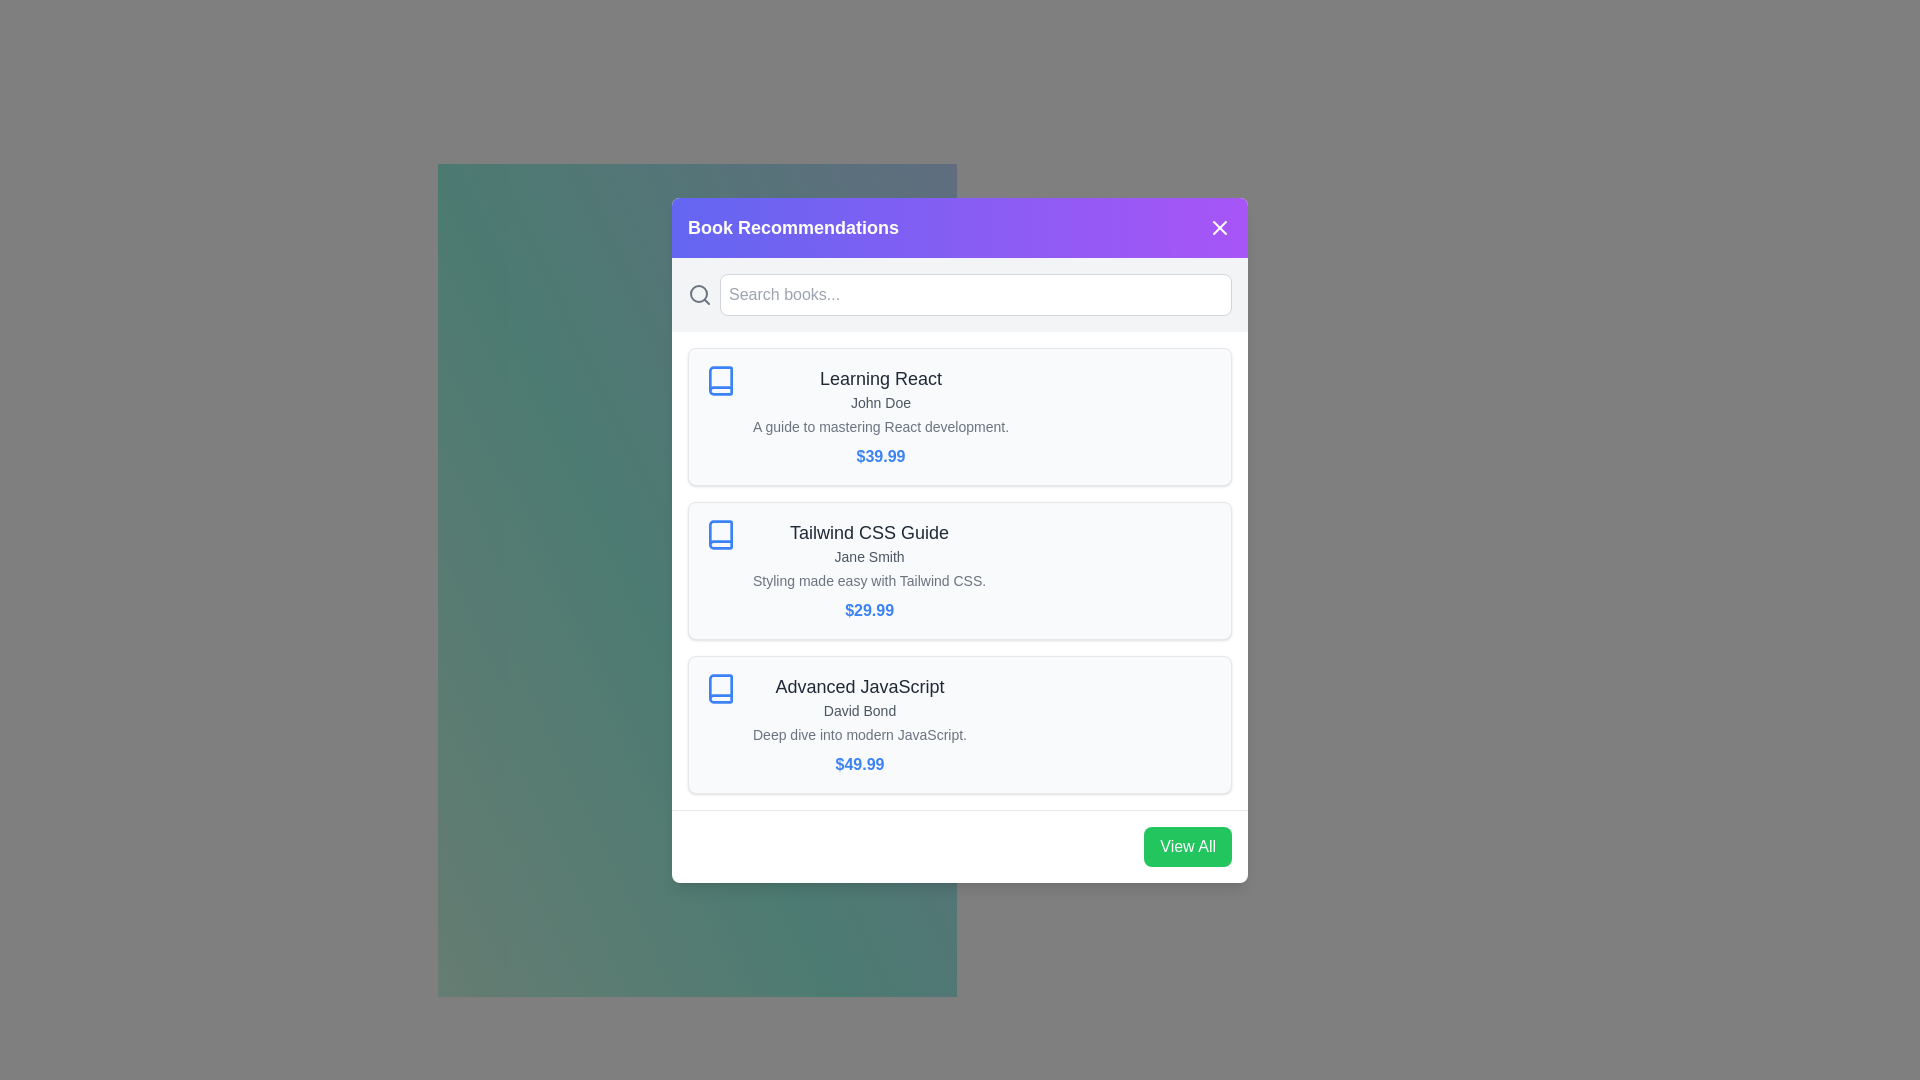  Describe the element at coordinates (880, 402) in the screenshot. I see `the text component displaying 'John Doe', which is styled in light gray and located beneath 'Learning React' in the Book Recommendations modal` at that location.